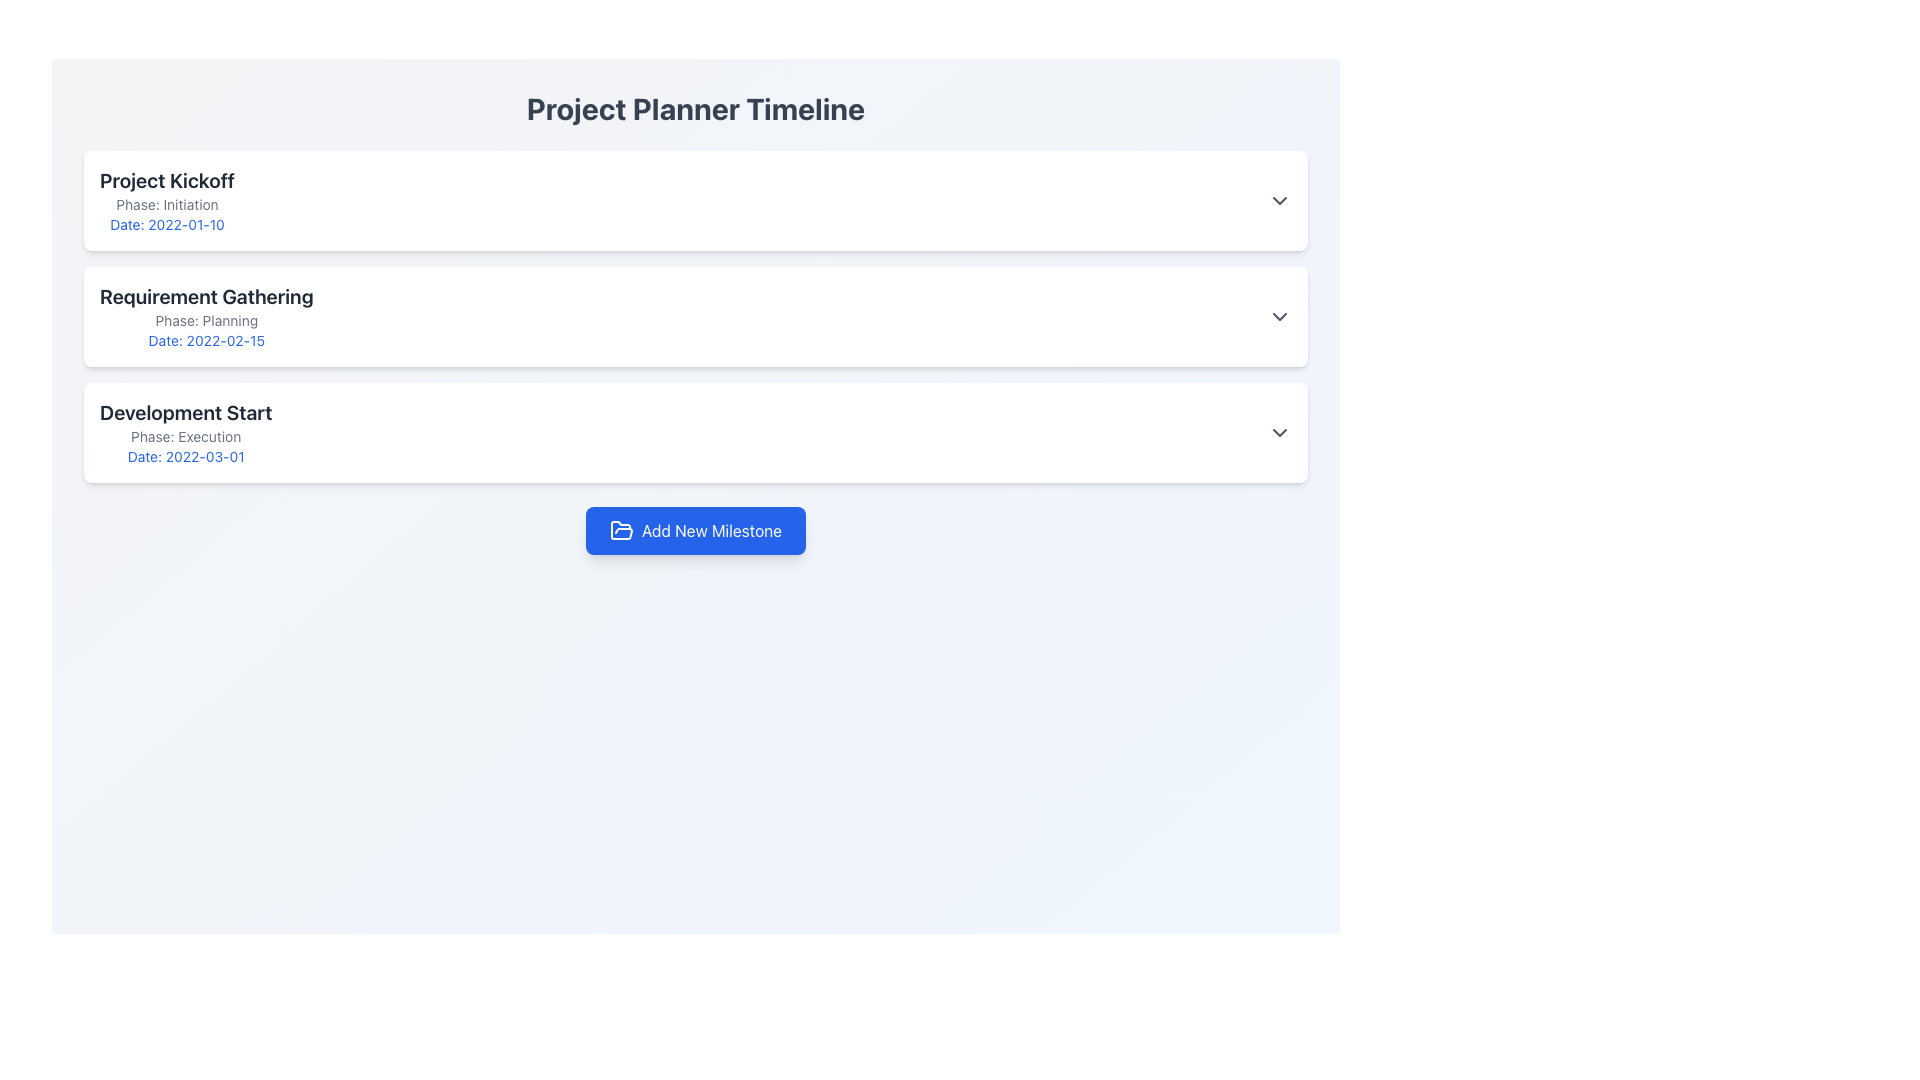  What do you see at coordinates (186, 435) in the screenshot?
I see `the text label displaying 'Phase: Execution' which is located beneath the 'Development Start' section title` at bounding box center [186, 435].